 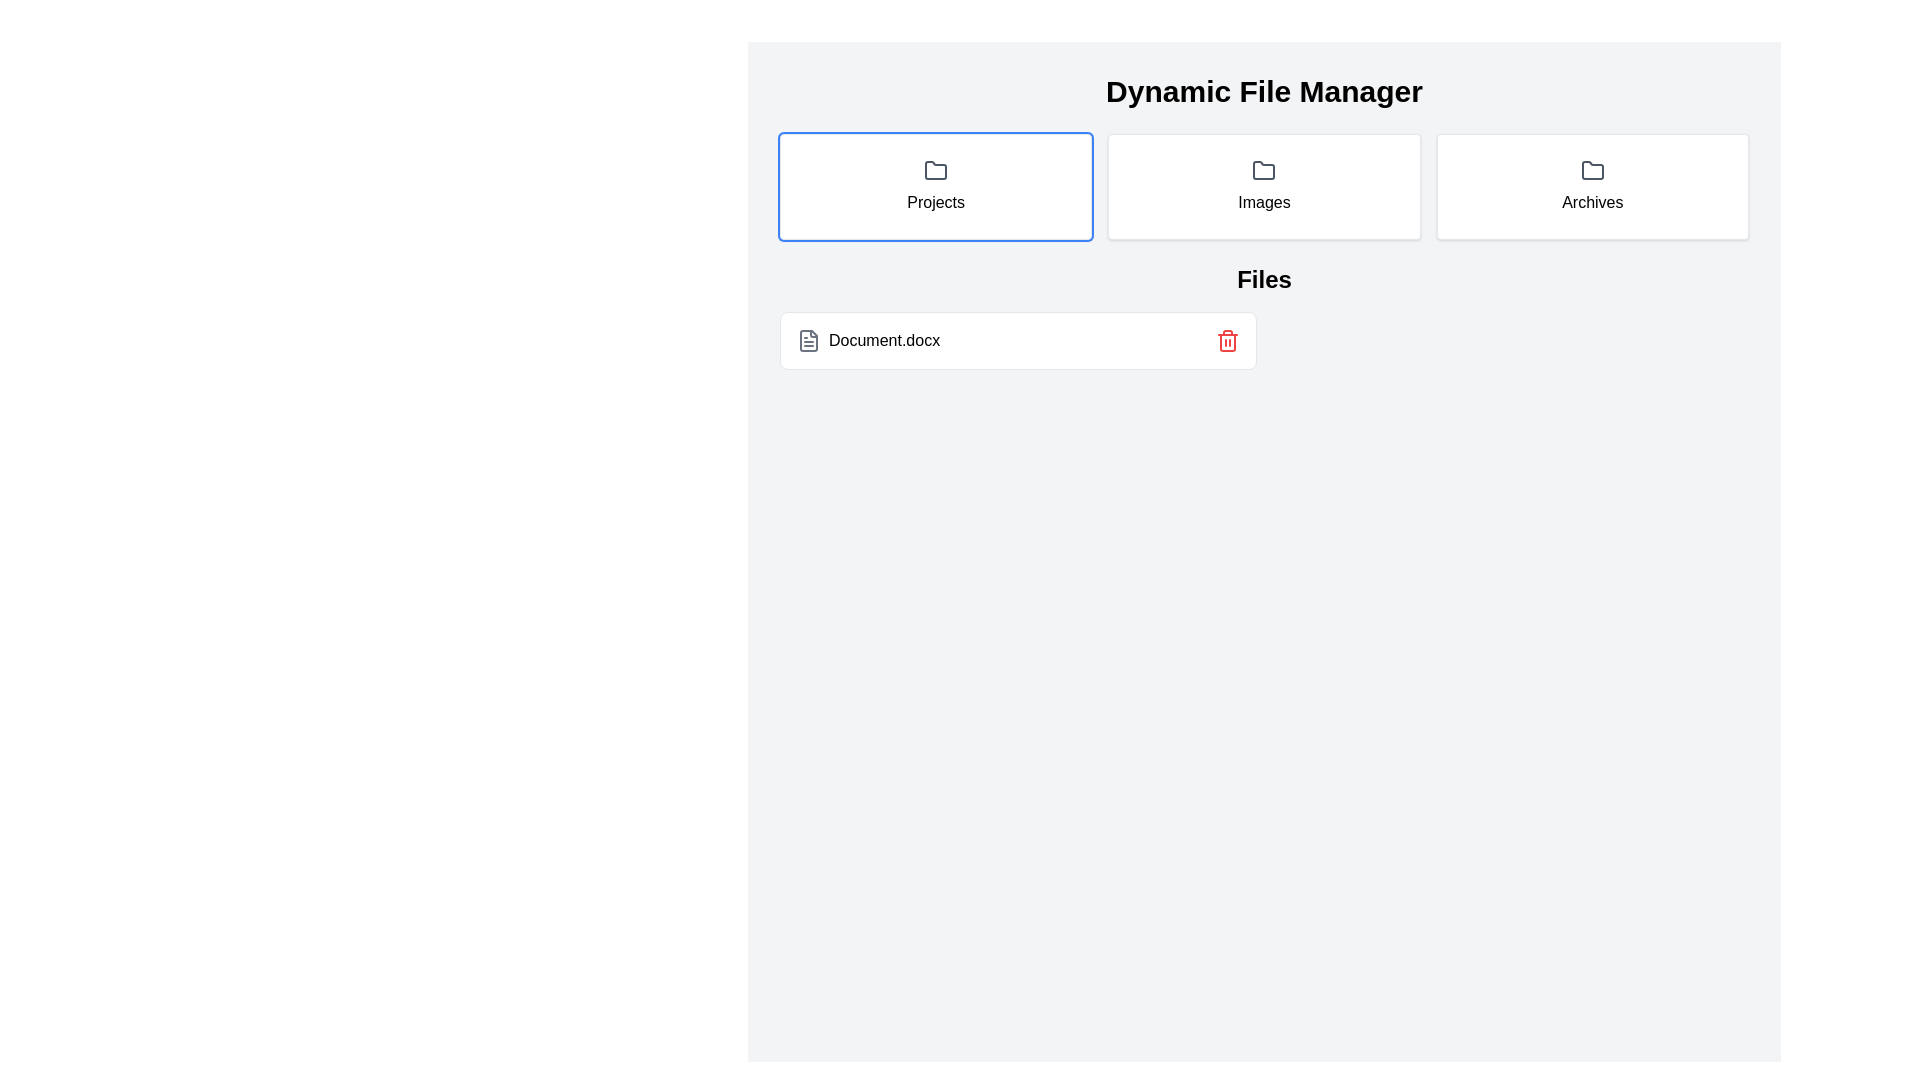 I want to click on the text label 'Archives' which is displayed in a medium-weight font at the center-bottom of its UI card, beneath a folder icon, so click(x=1591, y=203).